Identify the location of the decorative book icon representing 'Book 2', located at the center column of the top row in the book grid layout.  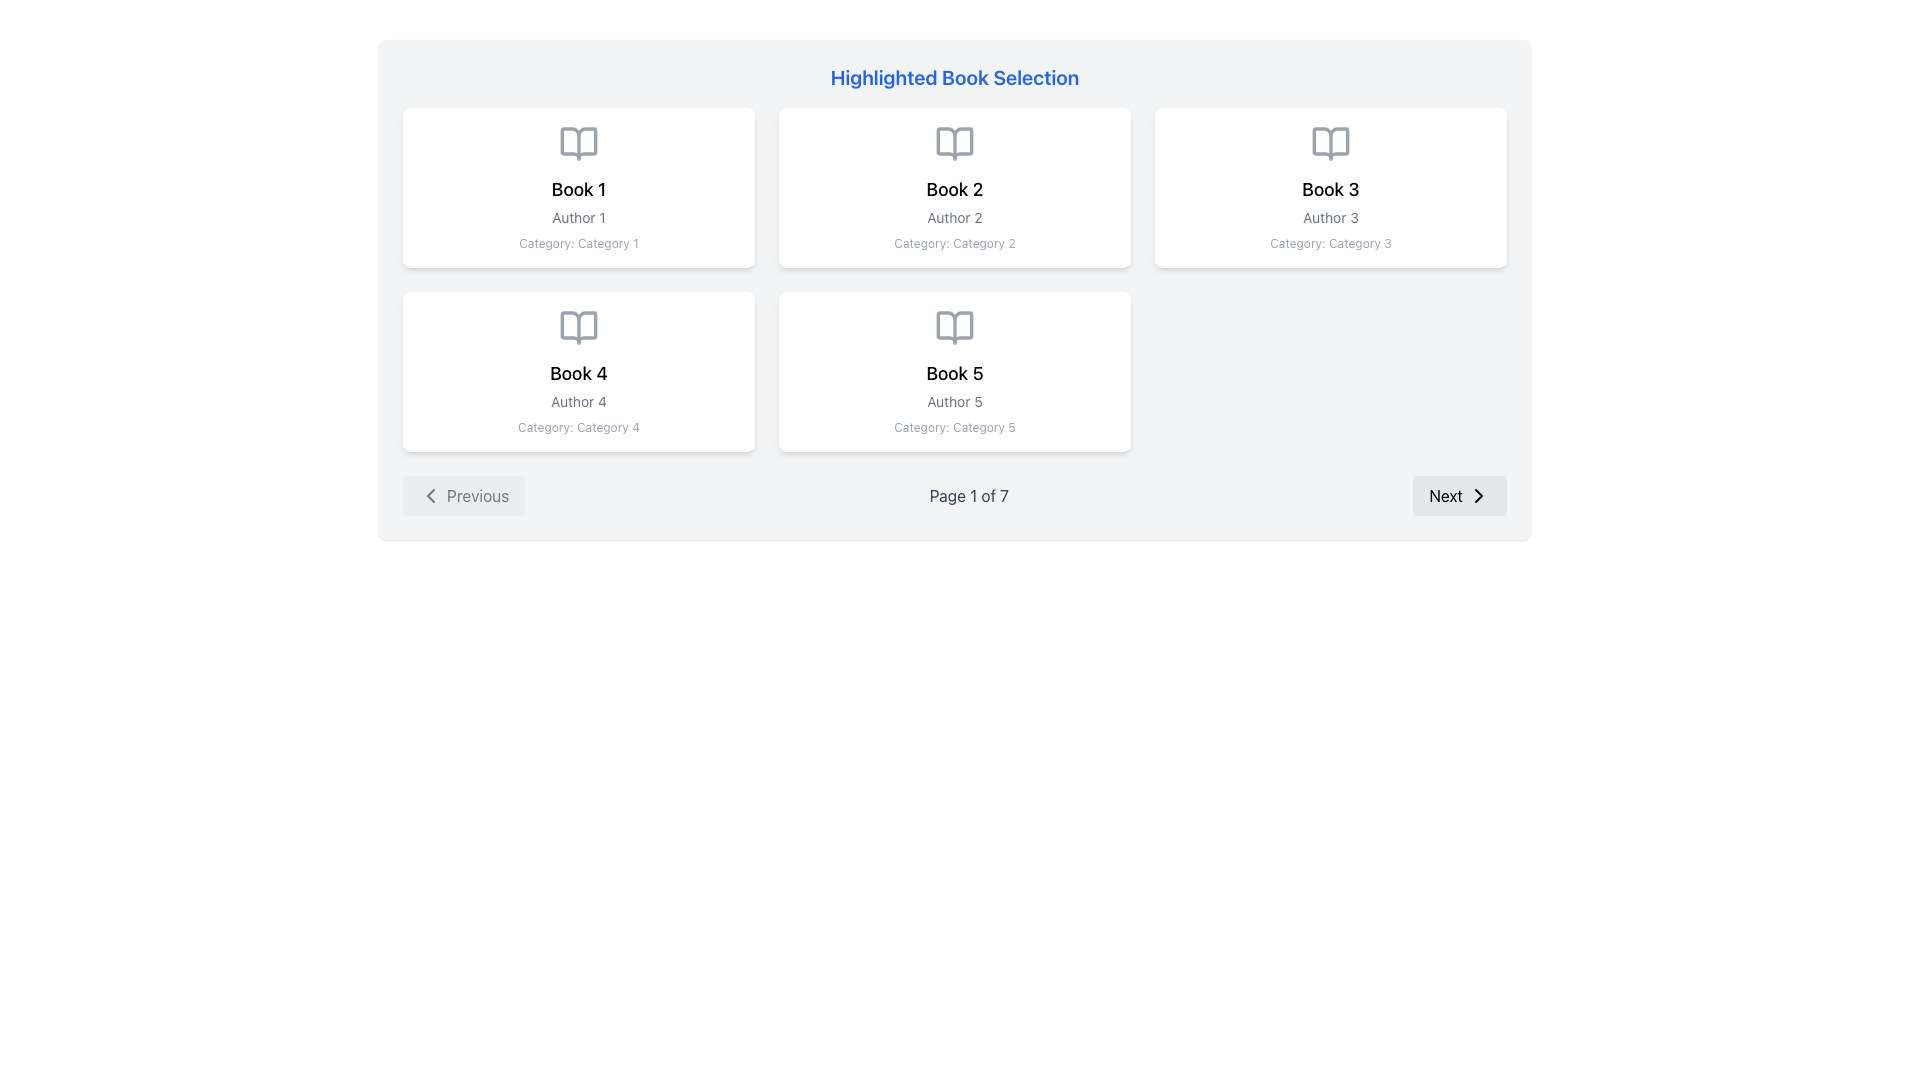
(954, 142).